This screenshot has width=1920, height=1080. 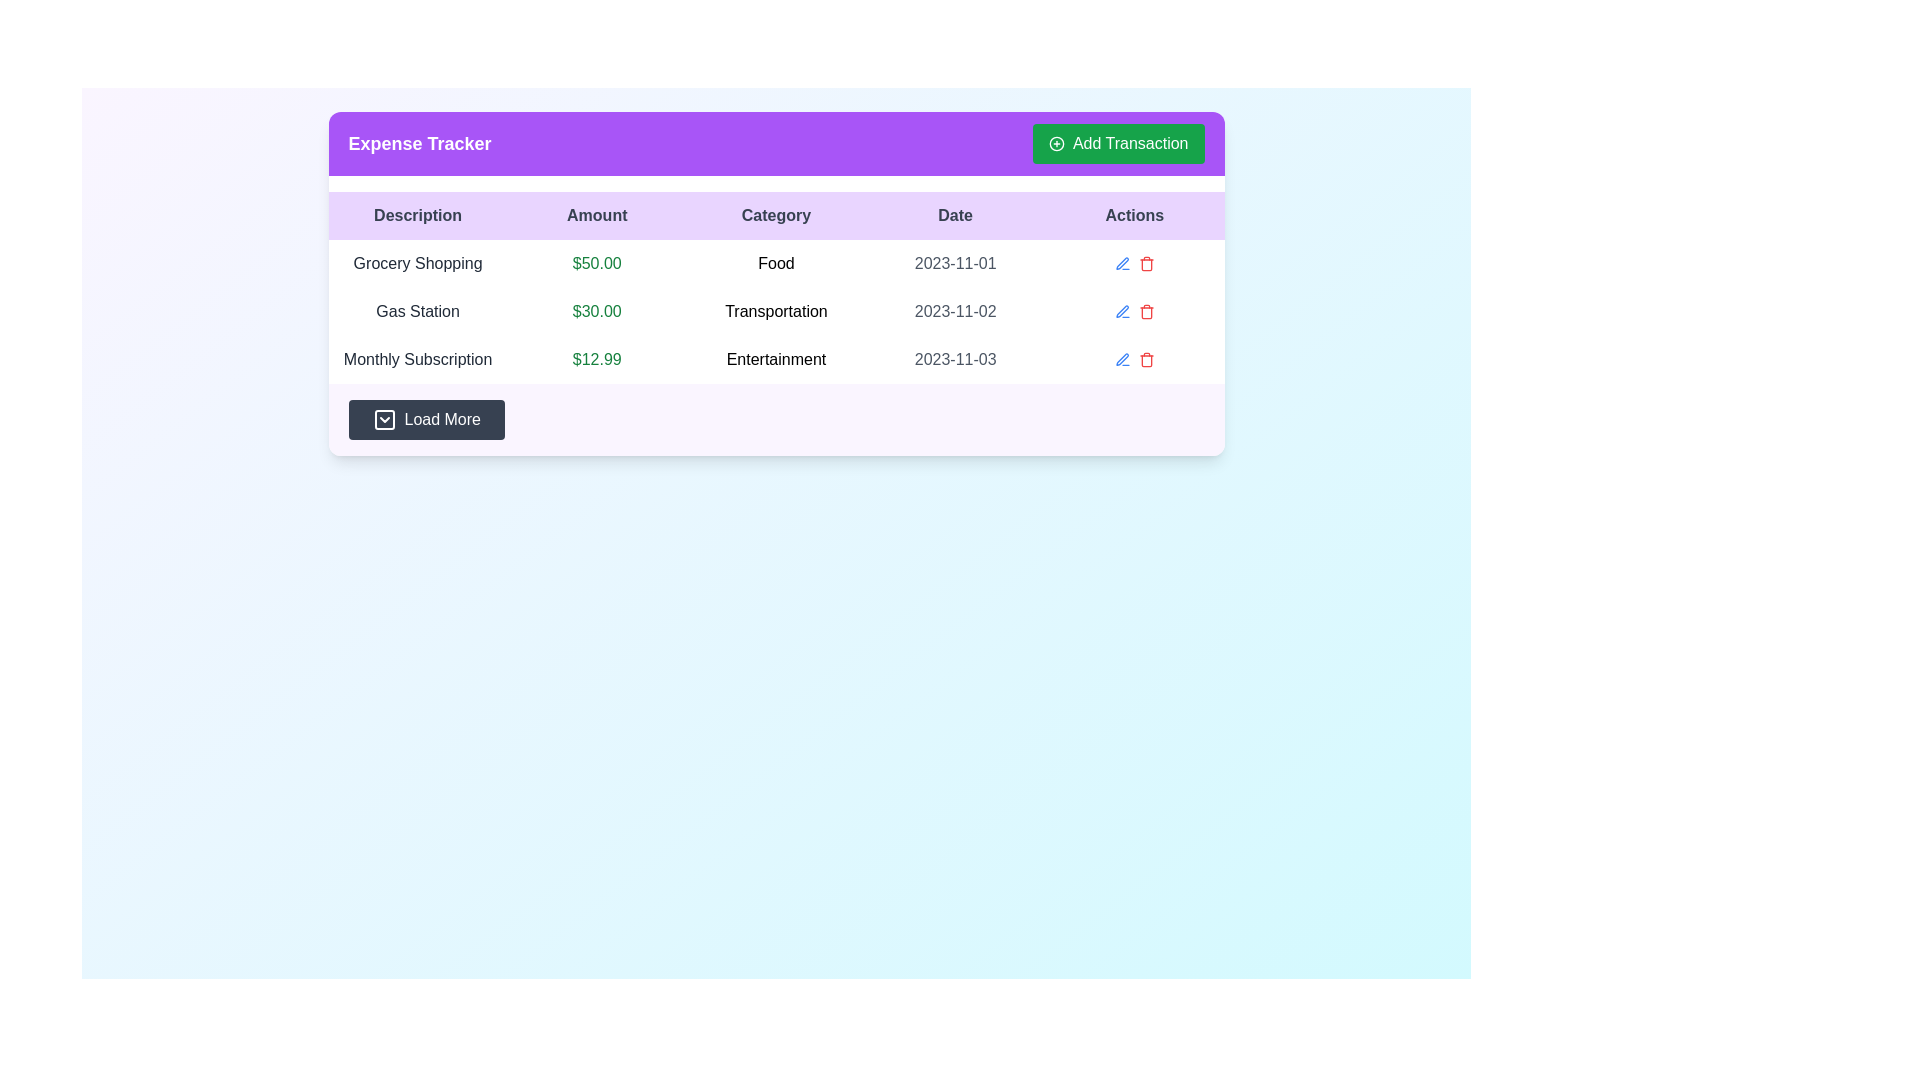 I want to click on the delete button located in the 'Actions' column of the second table entry in the 'Expense Tracker' interface, so click(x=1146, y=262).